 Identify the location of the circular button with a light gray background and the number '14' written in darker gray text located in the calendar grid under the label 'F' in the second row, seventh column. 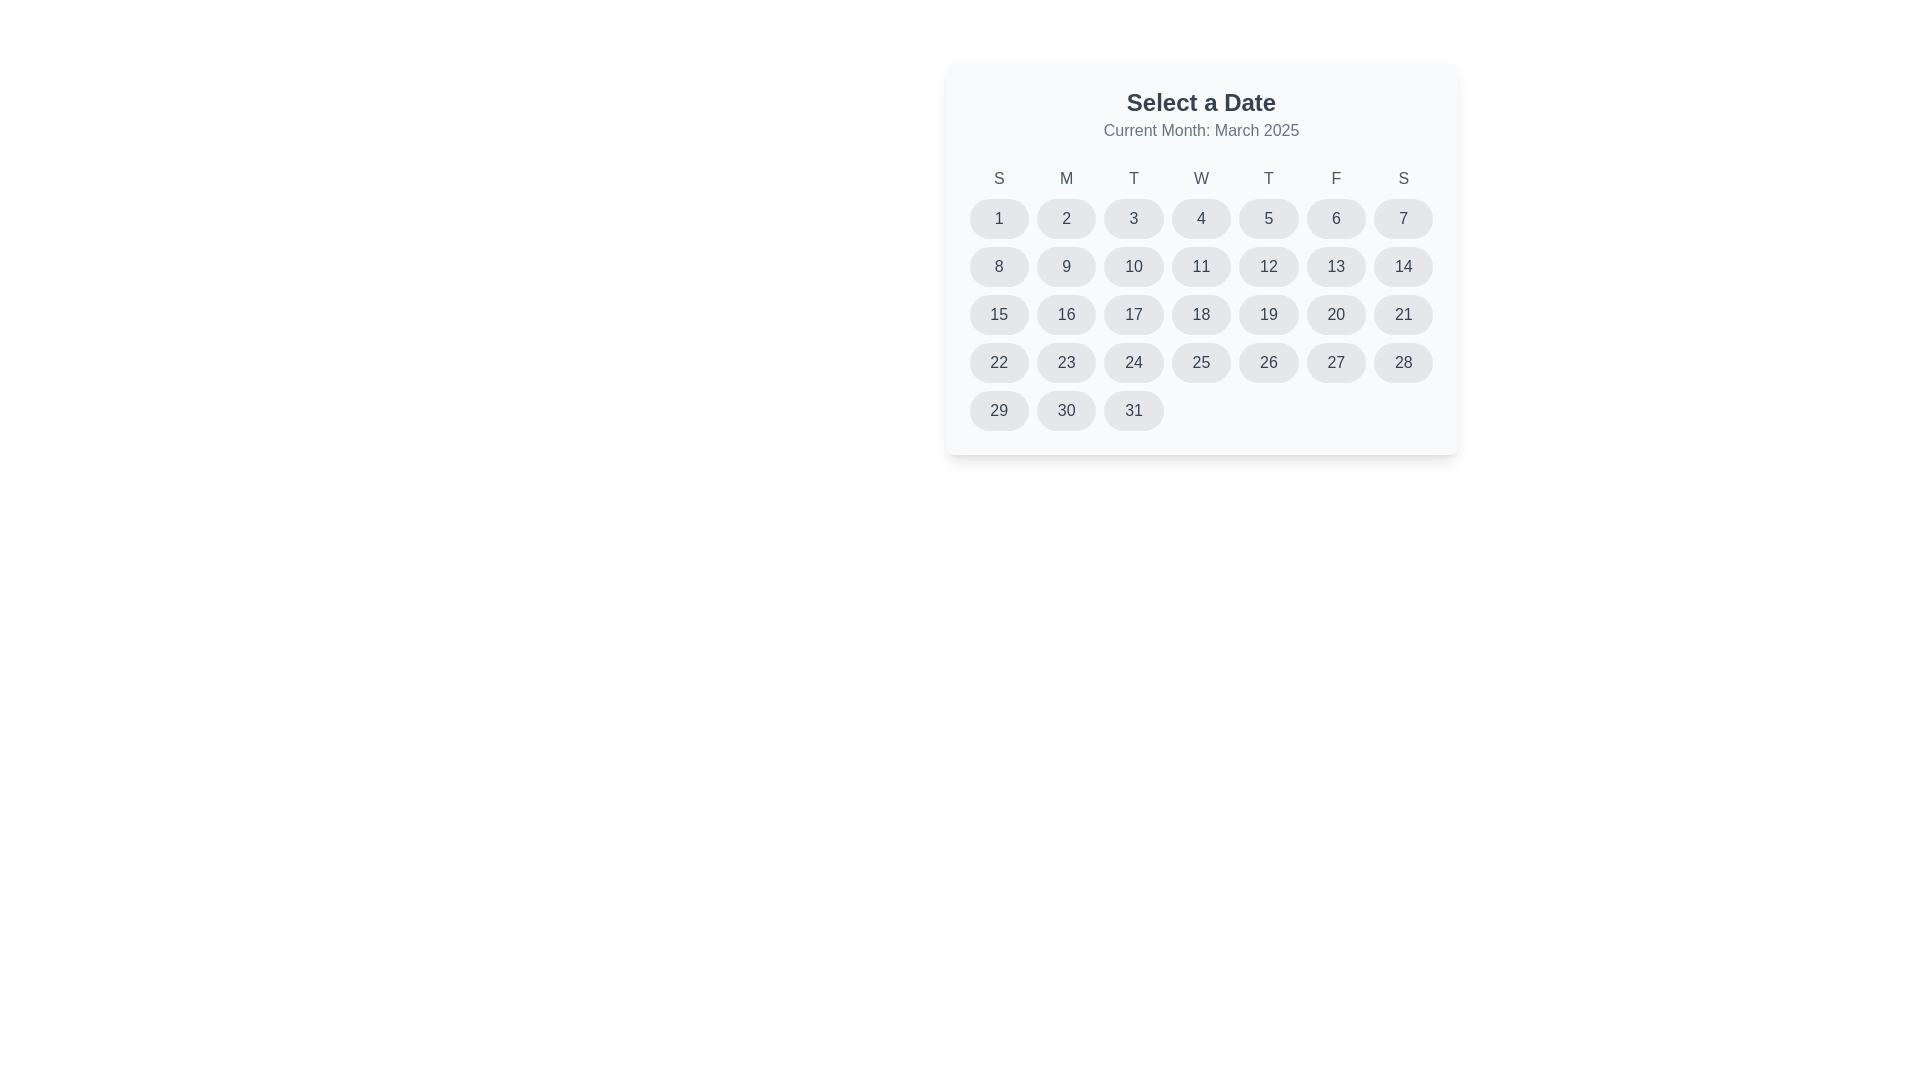
(1402, 265).